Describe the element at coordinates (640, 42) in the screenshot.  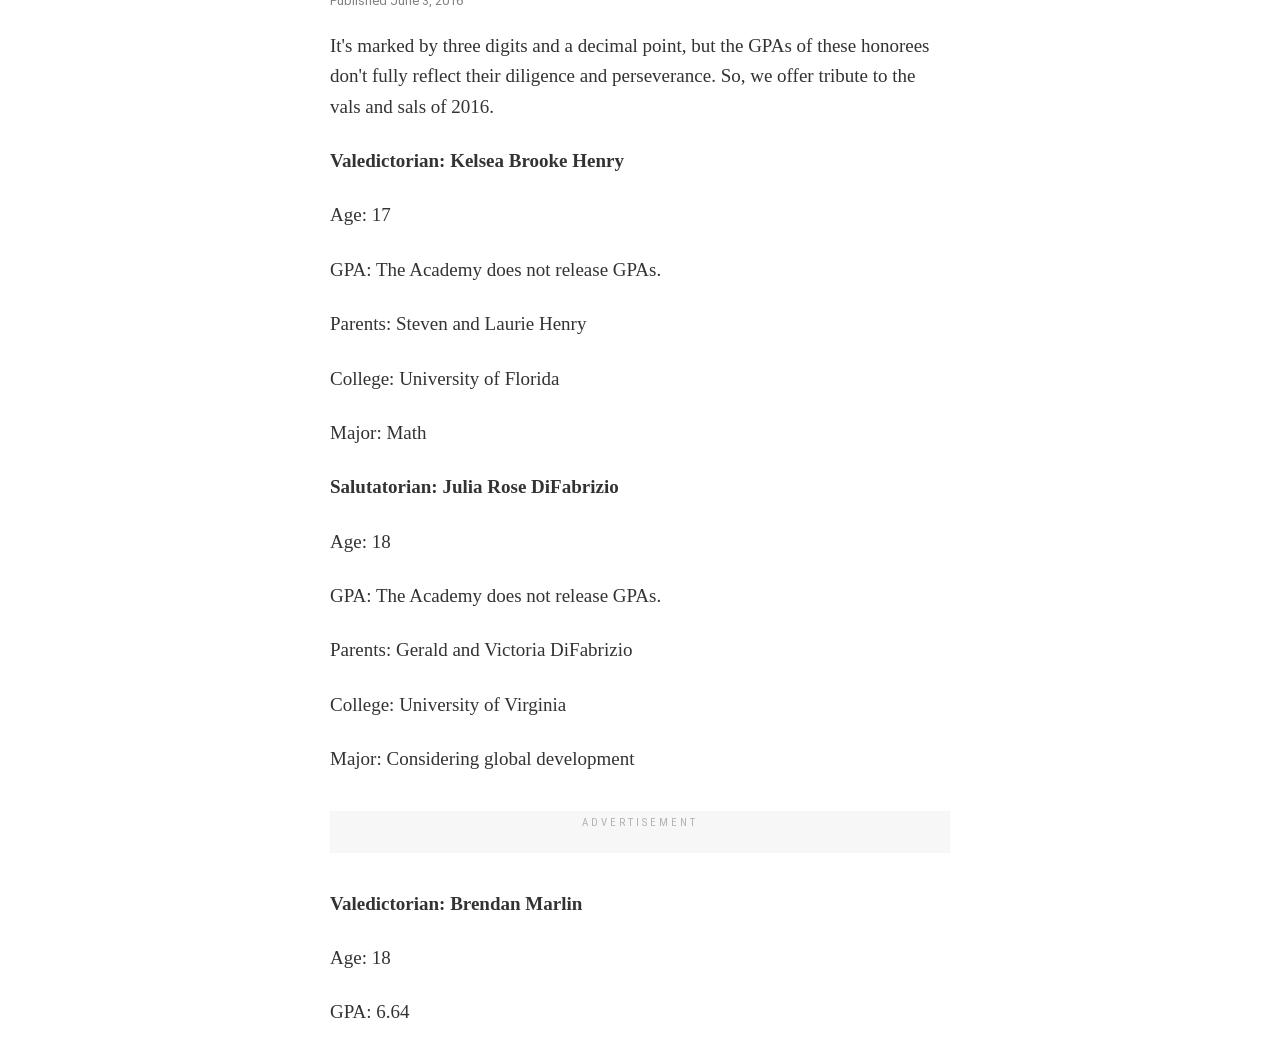
I see `'FLASH SALE – Ends soon!'` at that location.